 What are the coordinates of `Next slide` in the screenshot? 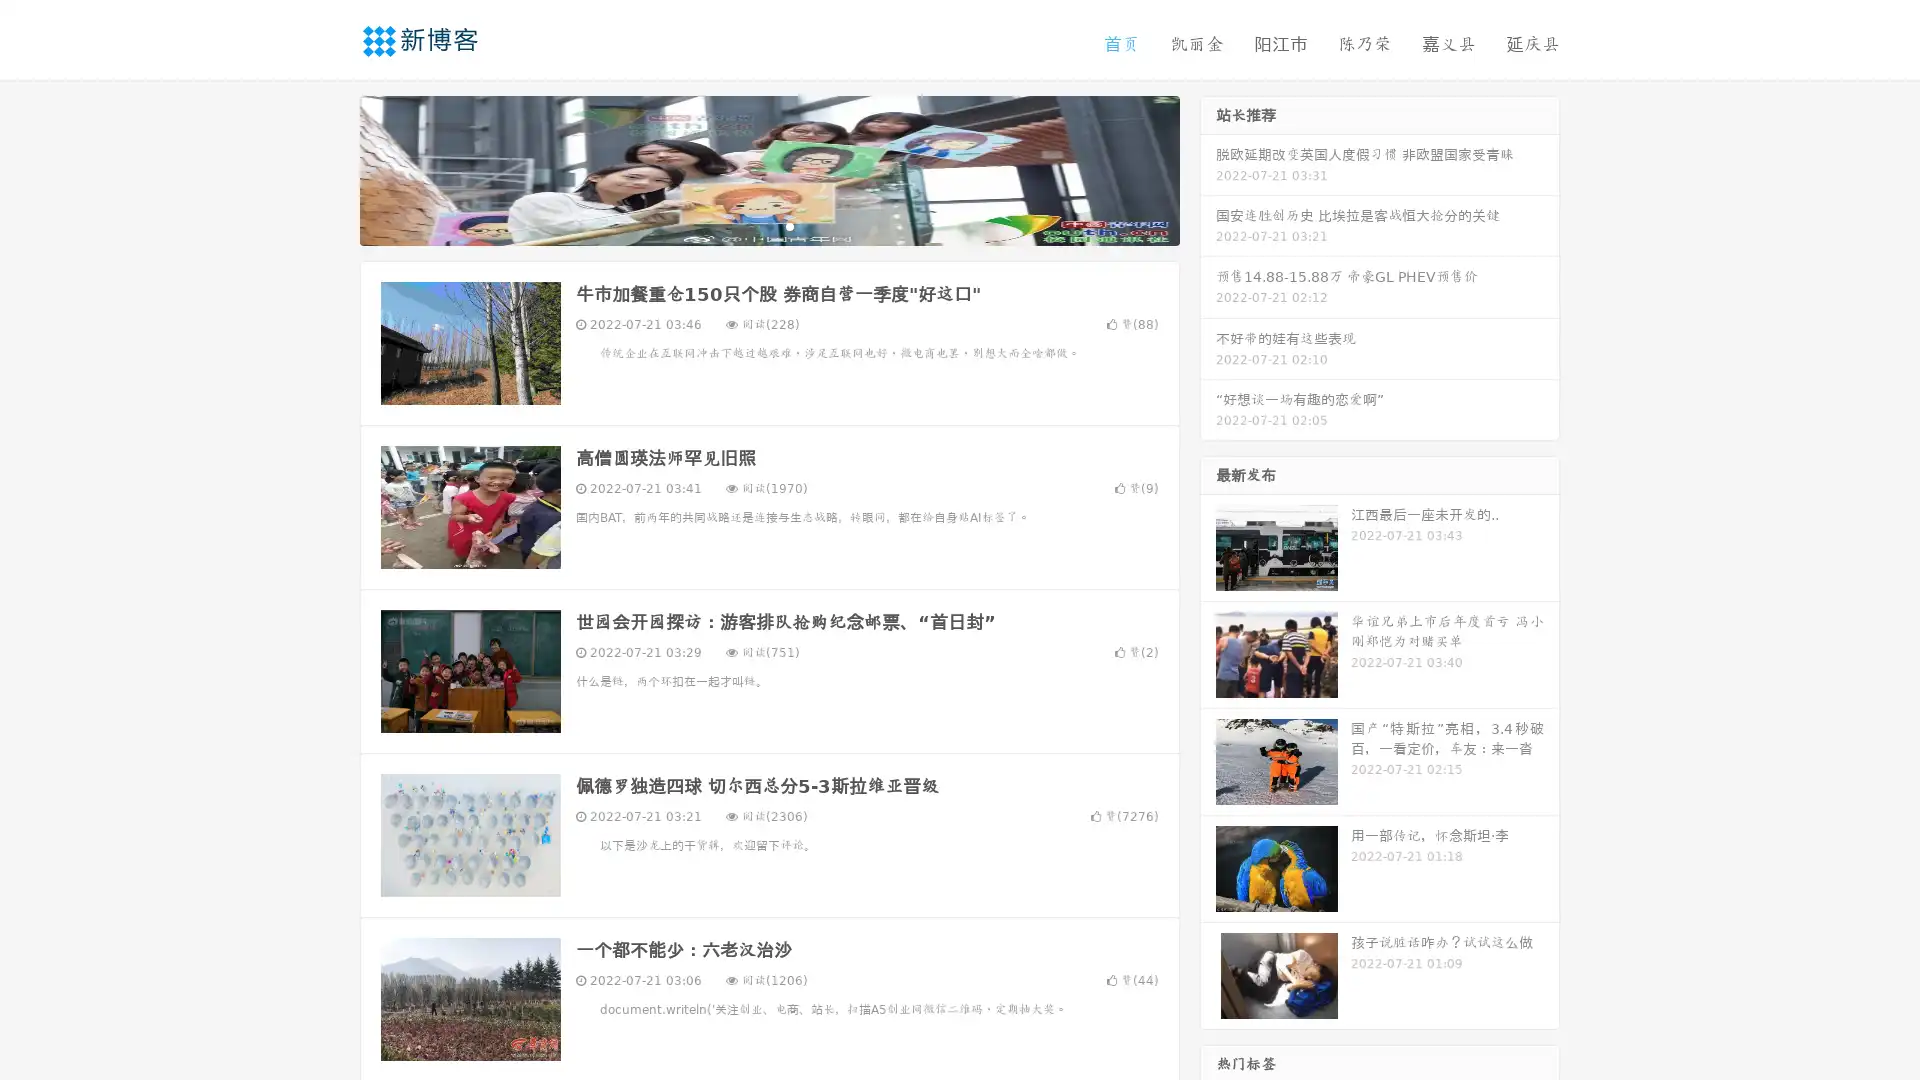 It's located at (1208, 168).